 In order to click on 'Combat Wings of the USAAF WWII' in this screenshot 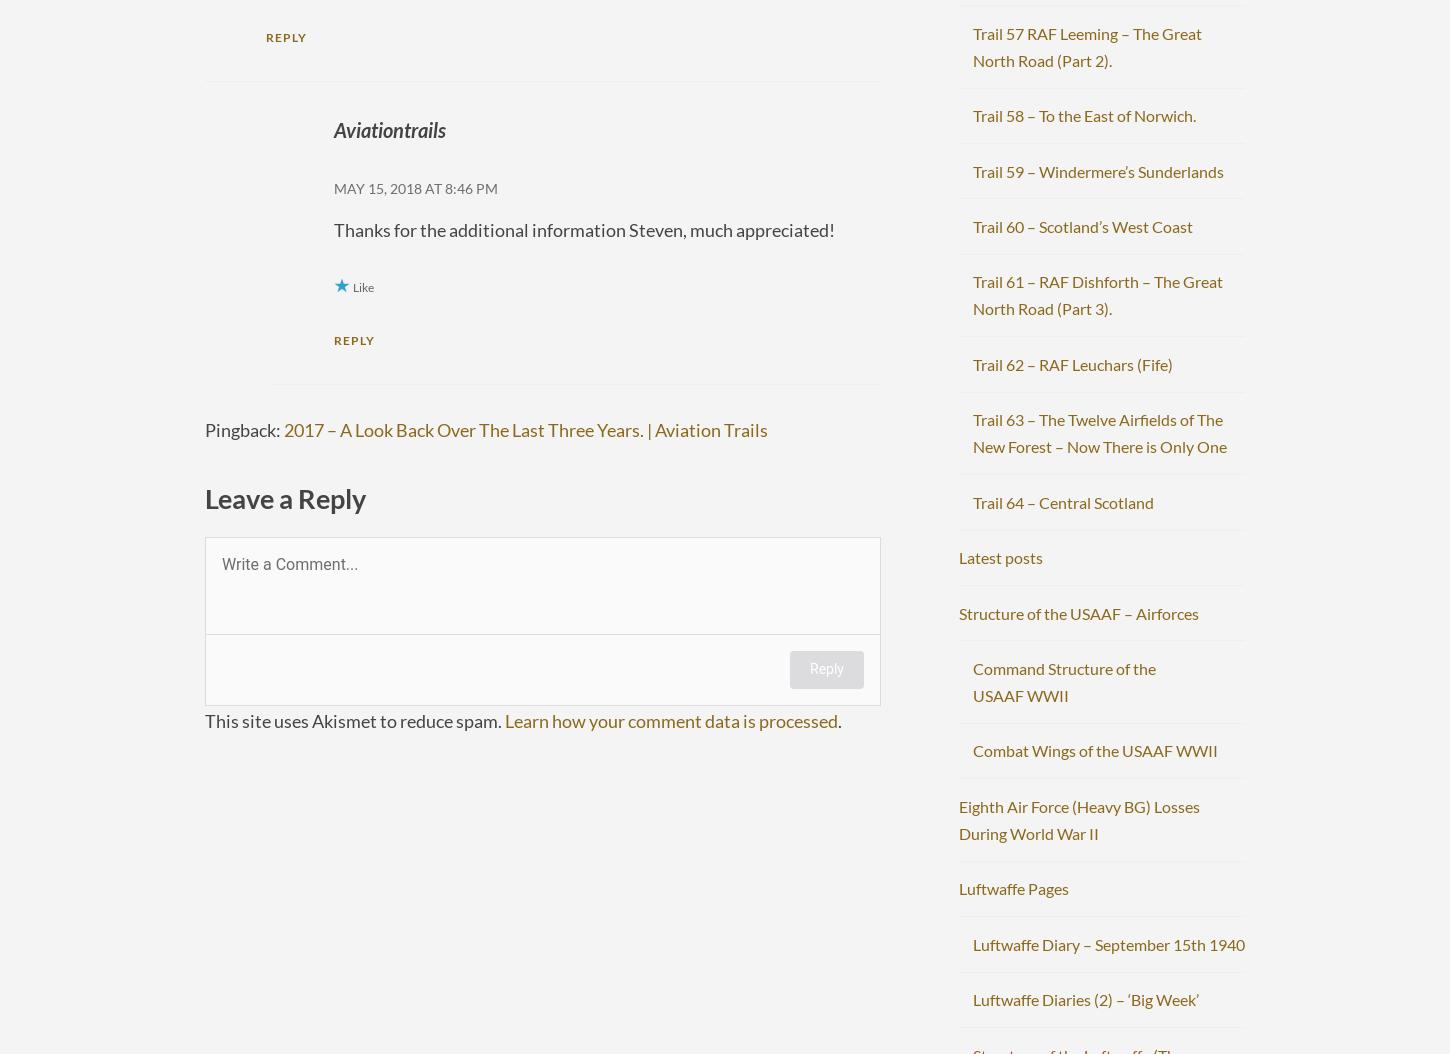, I will do `click(1093, 750)`.